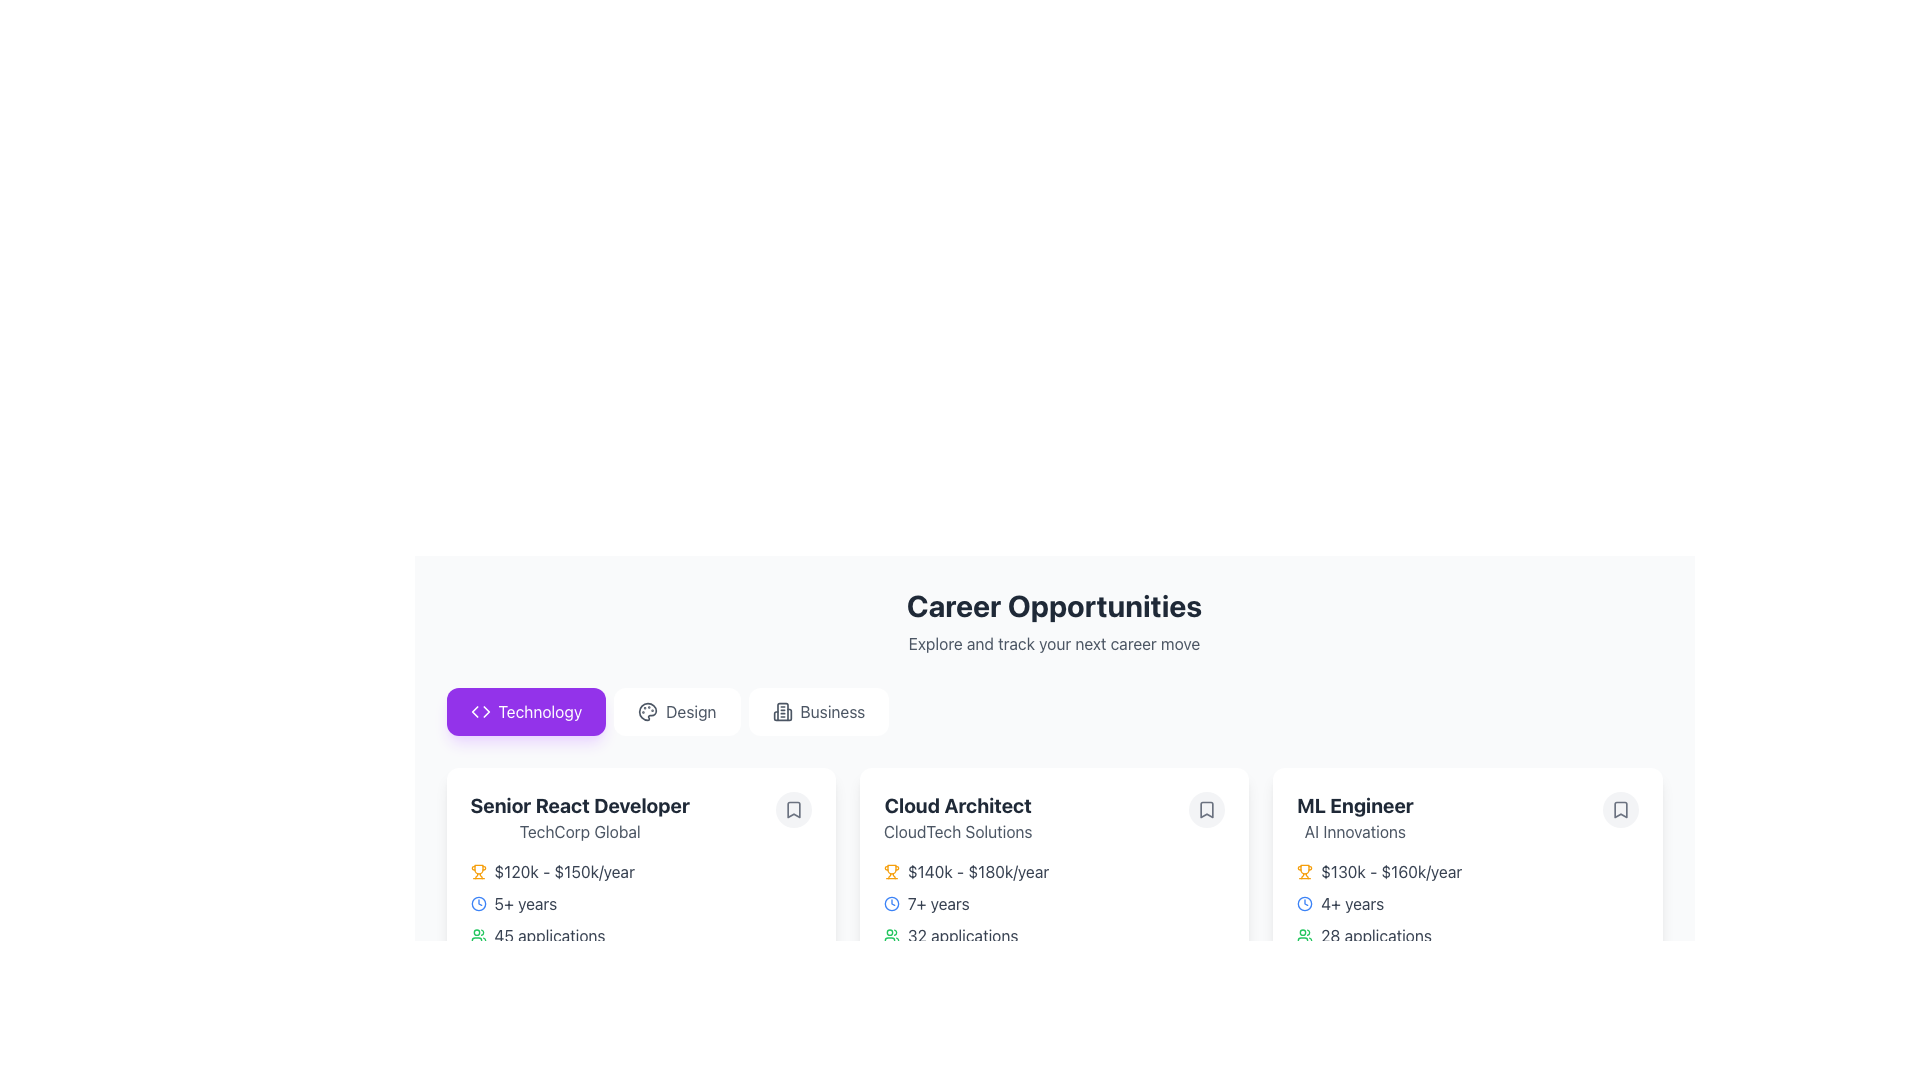  I want to click on the design of the coding or technology category icon located to the left of the 'Technology' text on the button, centered vertically within the button, so click(480, 711).